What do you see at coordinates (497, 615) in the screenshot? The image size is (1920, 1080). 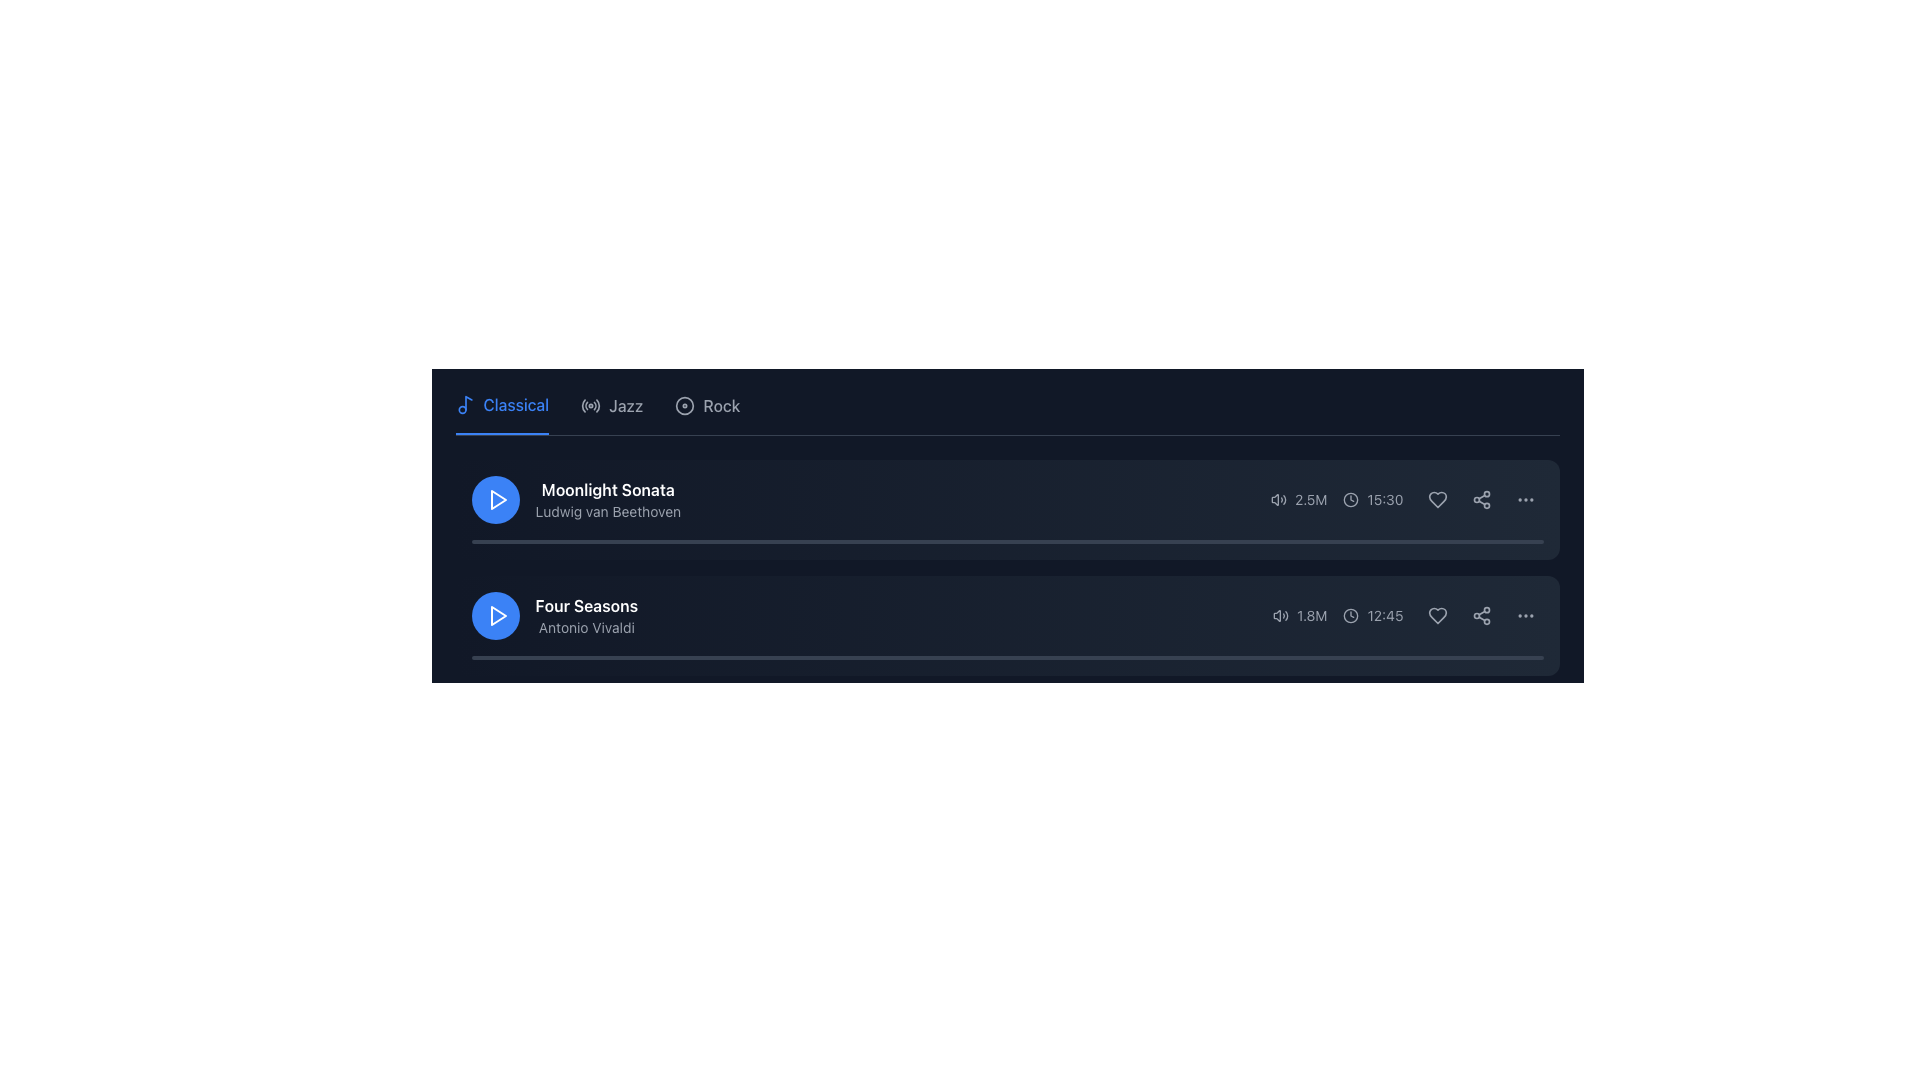 I see `the SVG-based Play Icon, which is centered within a circular blue button to the left of the 'Moonlight Sonata' text entry` at bounding box center [497, 615].